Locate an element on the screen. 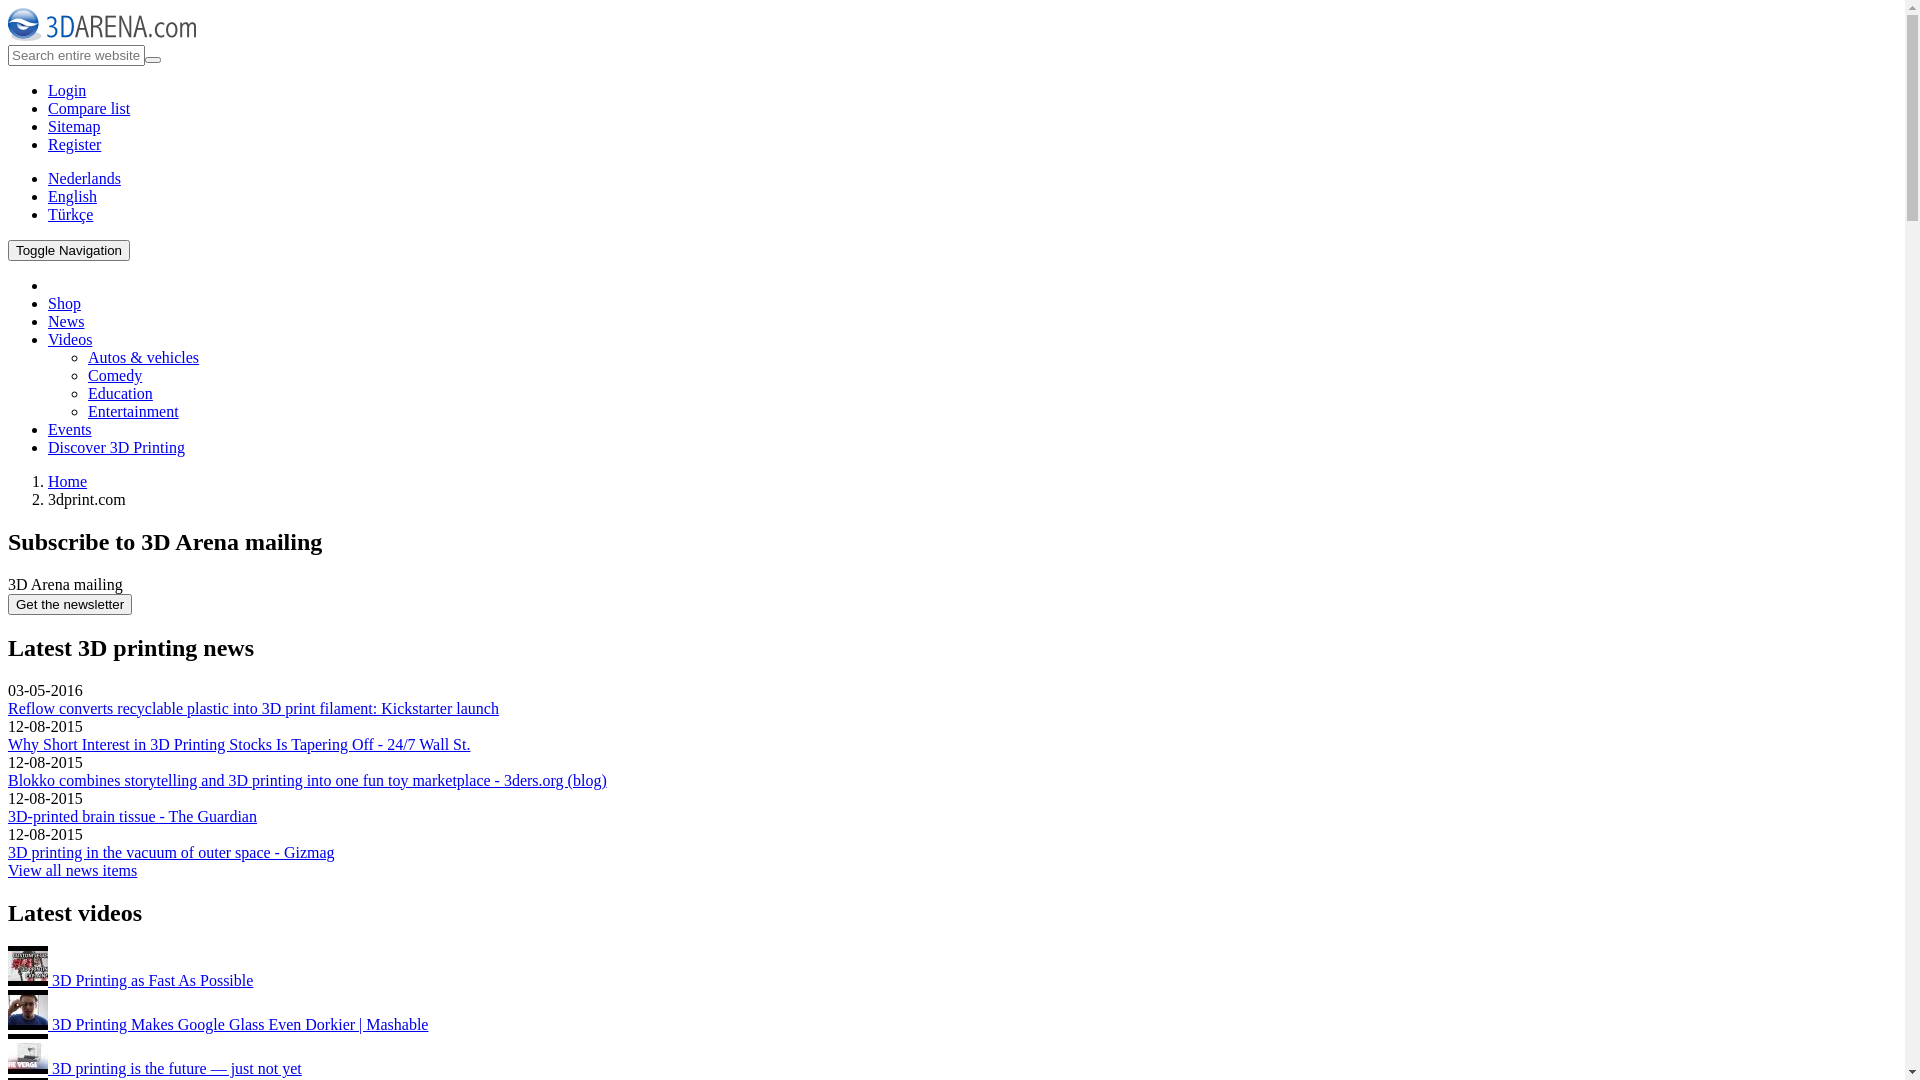 This screenshot has width=1920, height=1080. 'View all news items' is located at coordinates (72, 869).